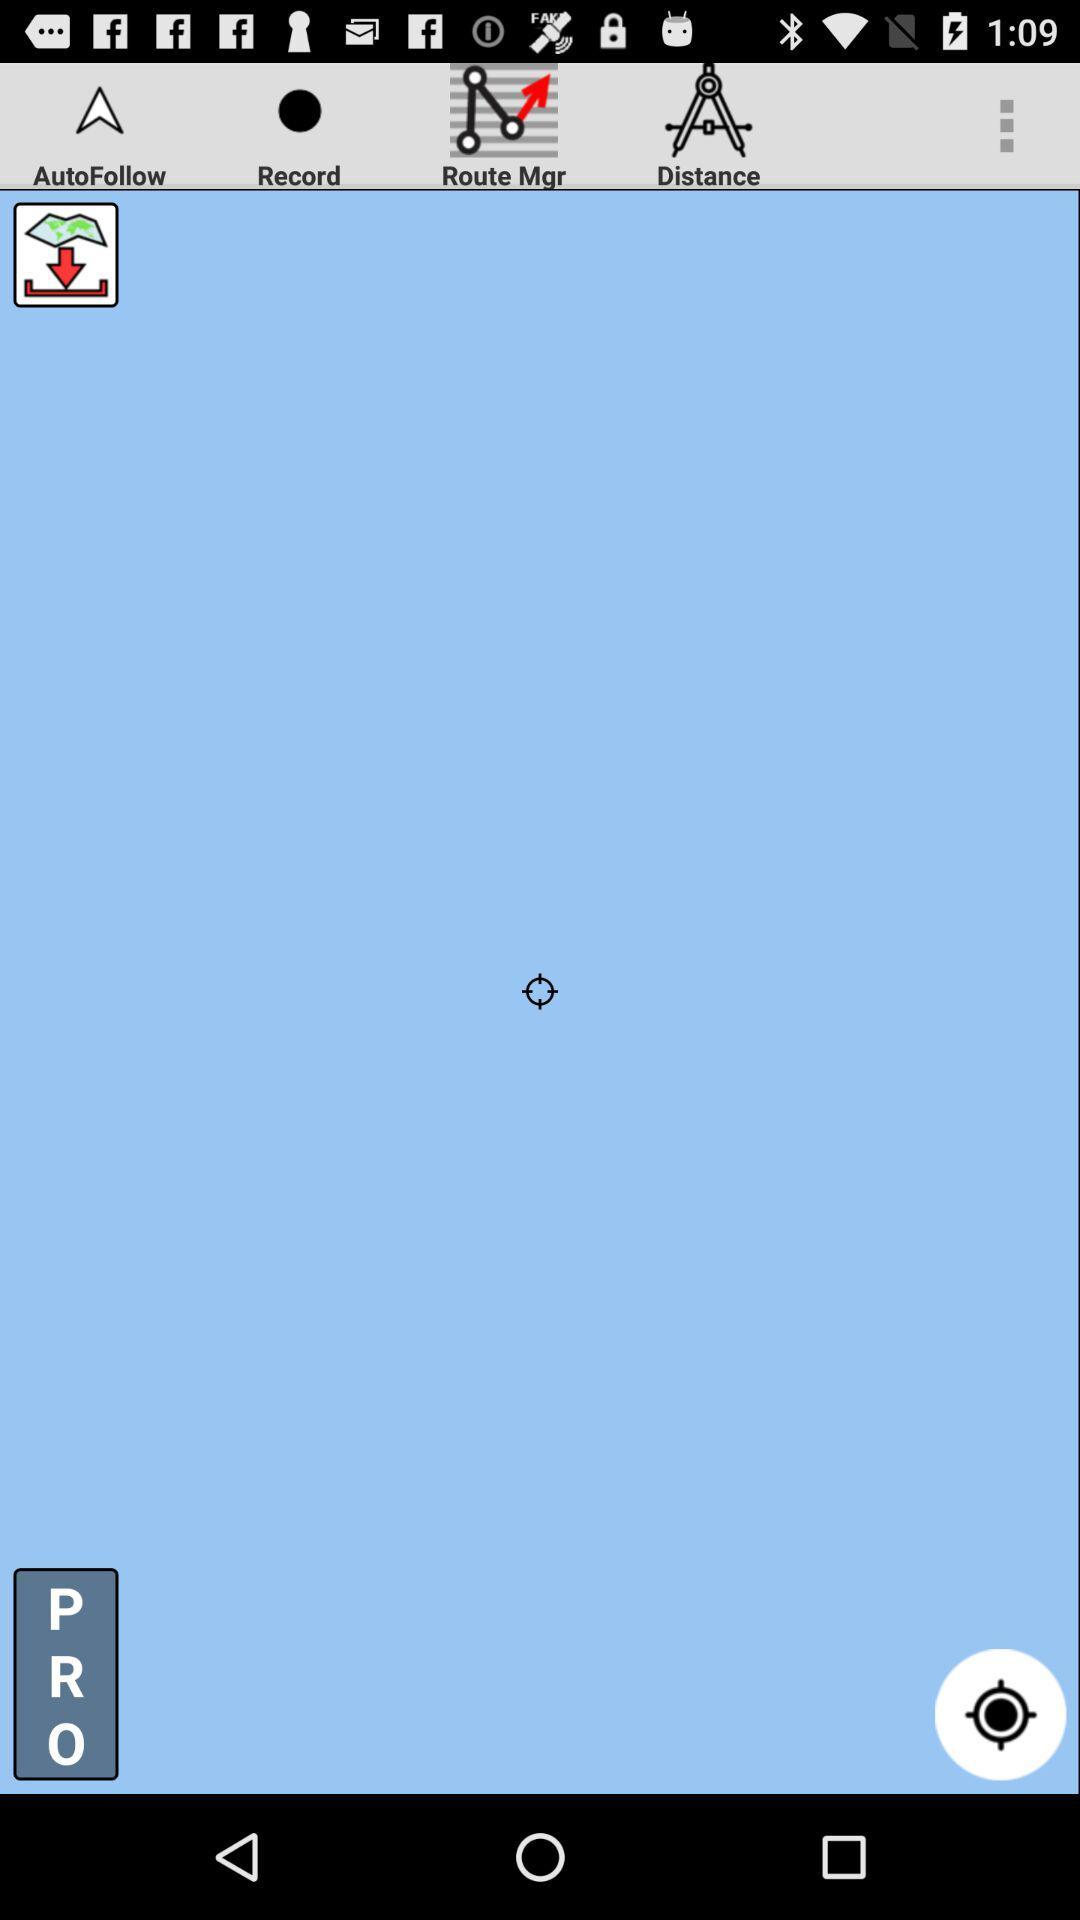  What do you see at coordinates (64, 253) in the screenshot?
I see `icon above p` at bounding box center [64, 253].